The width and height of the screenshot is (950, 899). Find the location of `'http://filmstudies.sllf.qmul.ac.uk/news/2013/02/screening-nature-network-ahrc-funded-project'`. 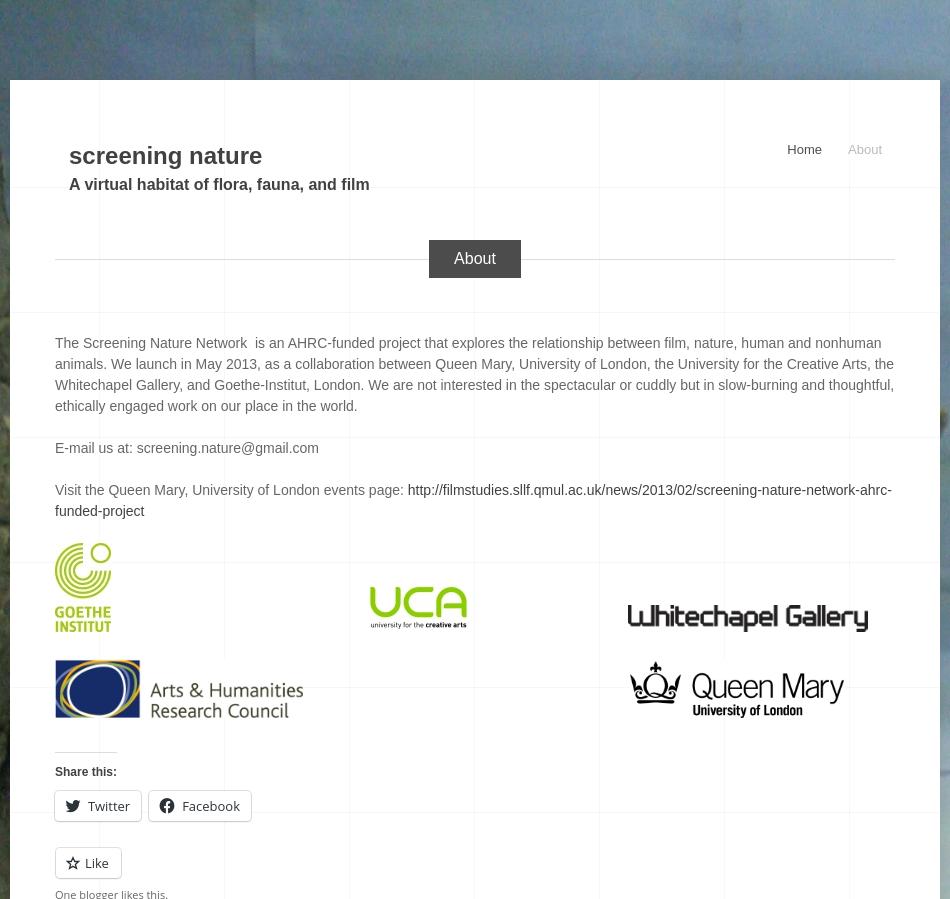

'http://filmstudies.sllf.qmul.ac.uk/news/2013/02/screening-nature-network-ahrc-funded-project' is located at coordinates (55, 500).